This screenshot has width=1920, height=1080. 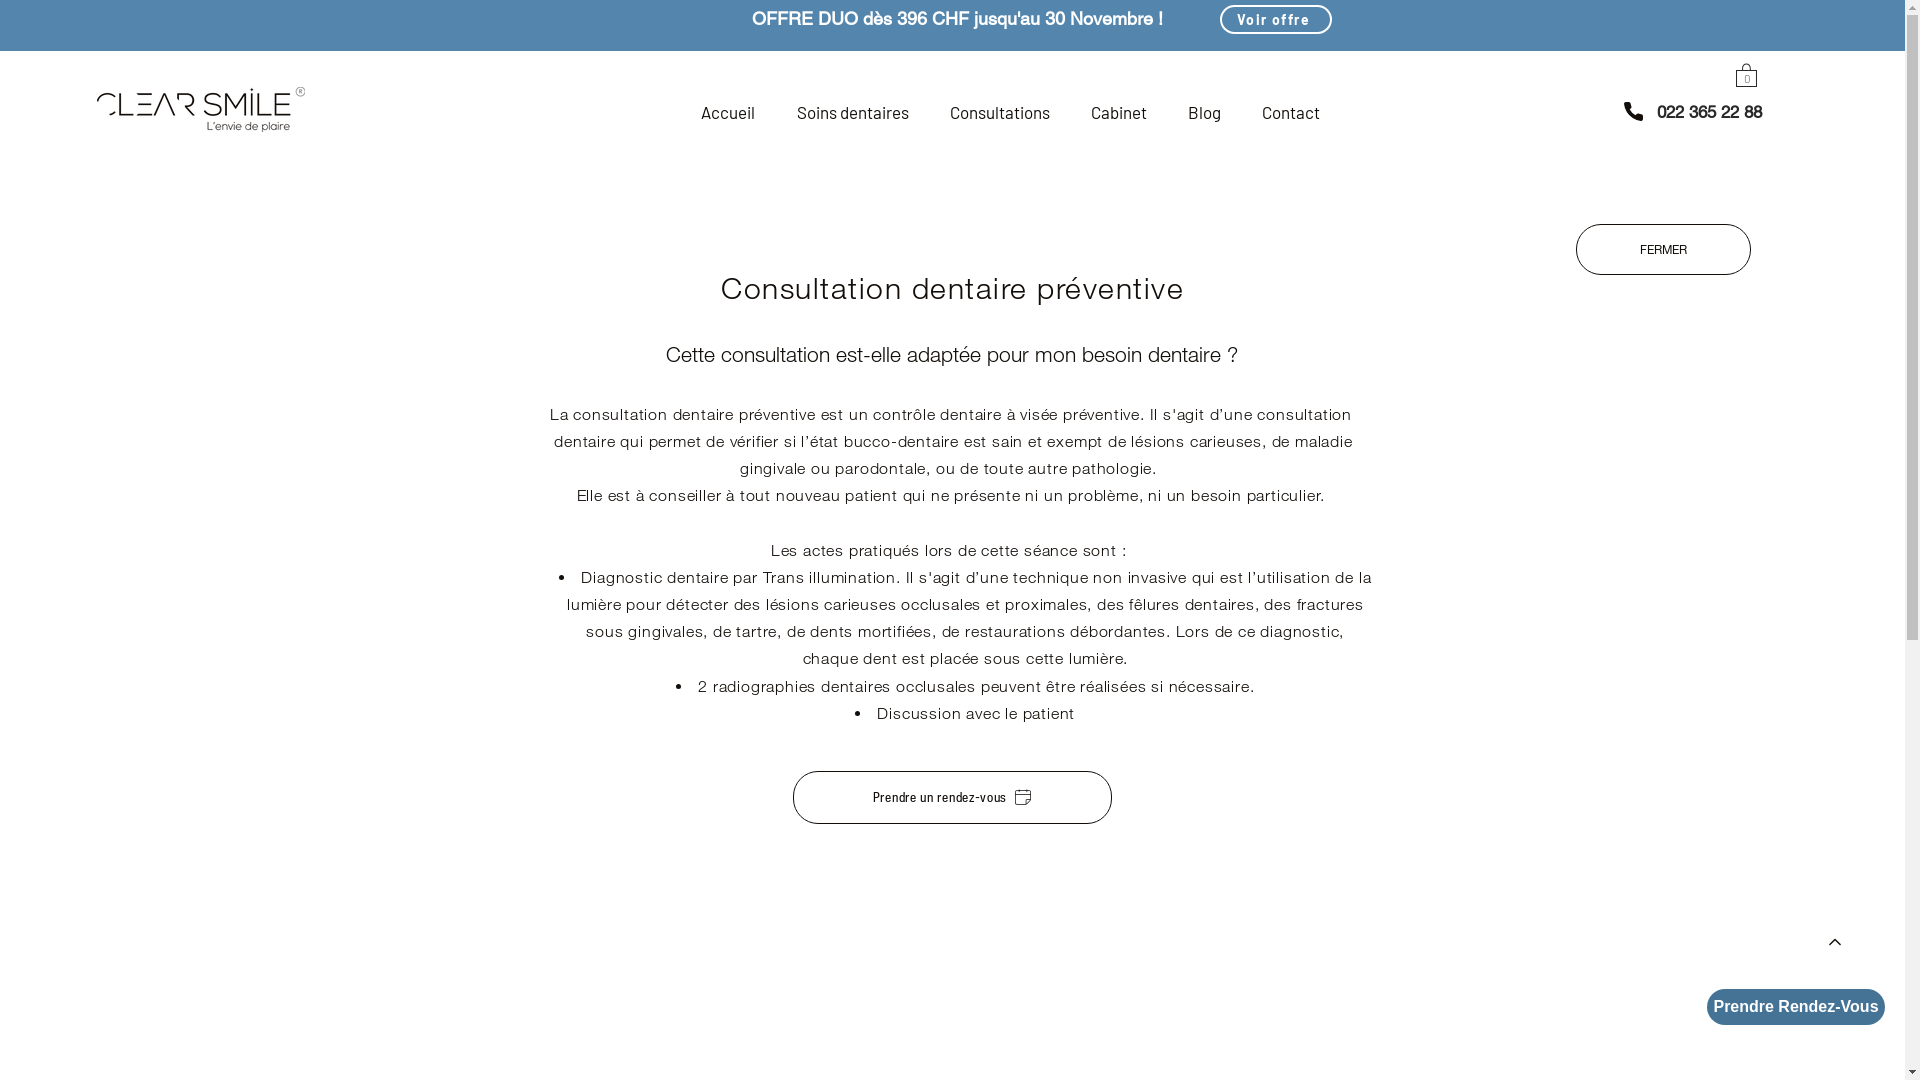 I want to click on '0', so click(x=1745, y=73).